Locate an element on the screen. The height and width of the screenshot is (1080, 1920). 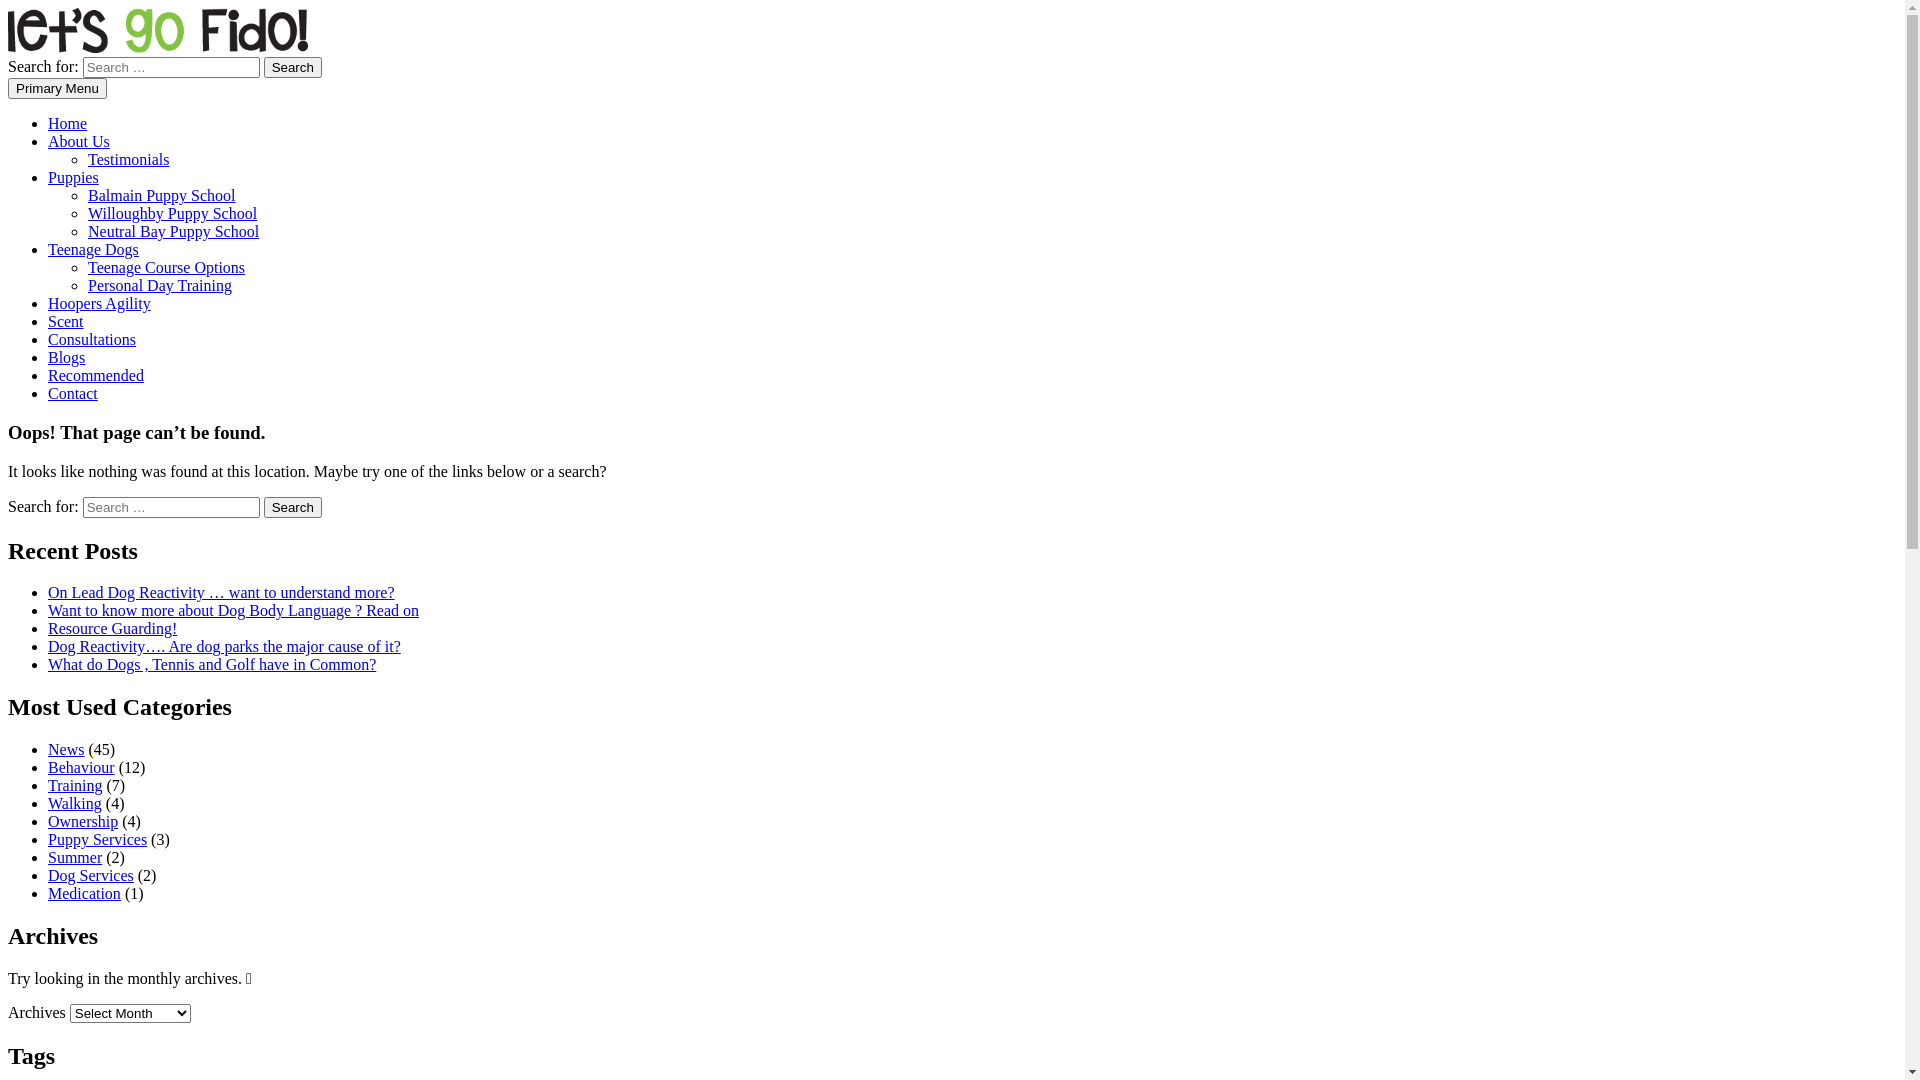
'Search' is located at coordinates (263, 506).